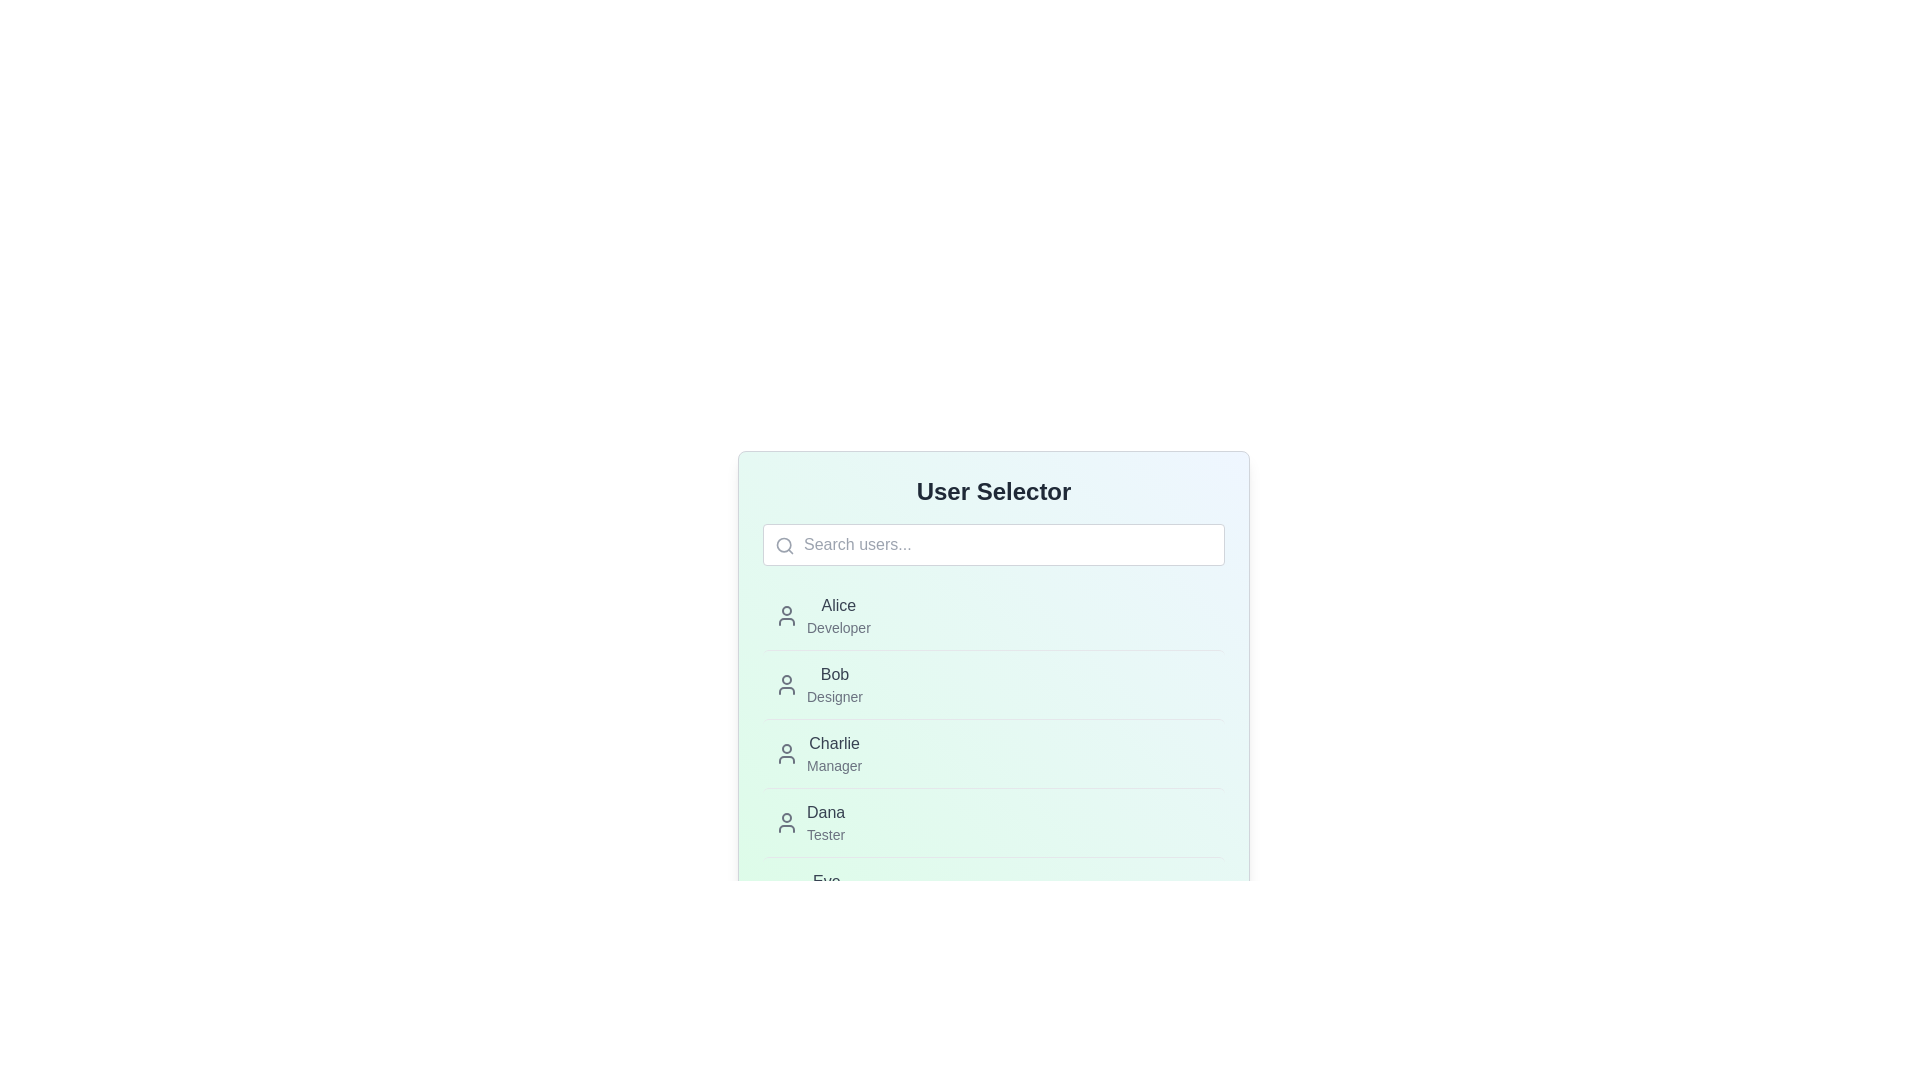 The image size is (1920, 1080). What do you see at coordinates (993, 682) in the screenshot?
I see `the list item representing the user 'Bob', who is a 'Designer'` at bounding box center [993, 682].